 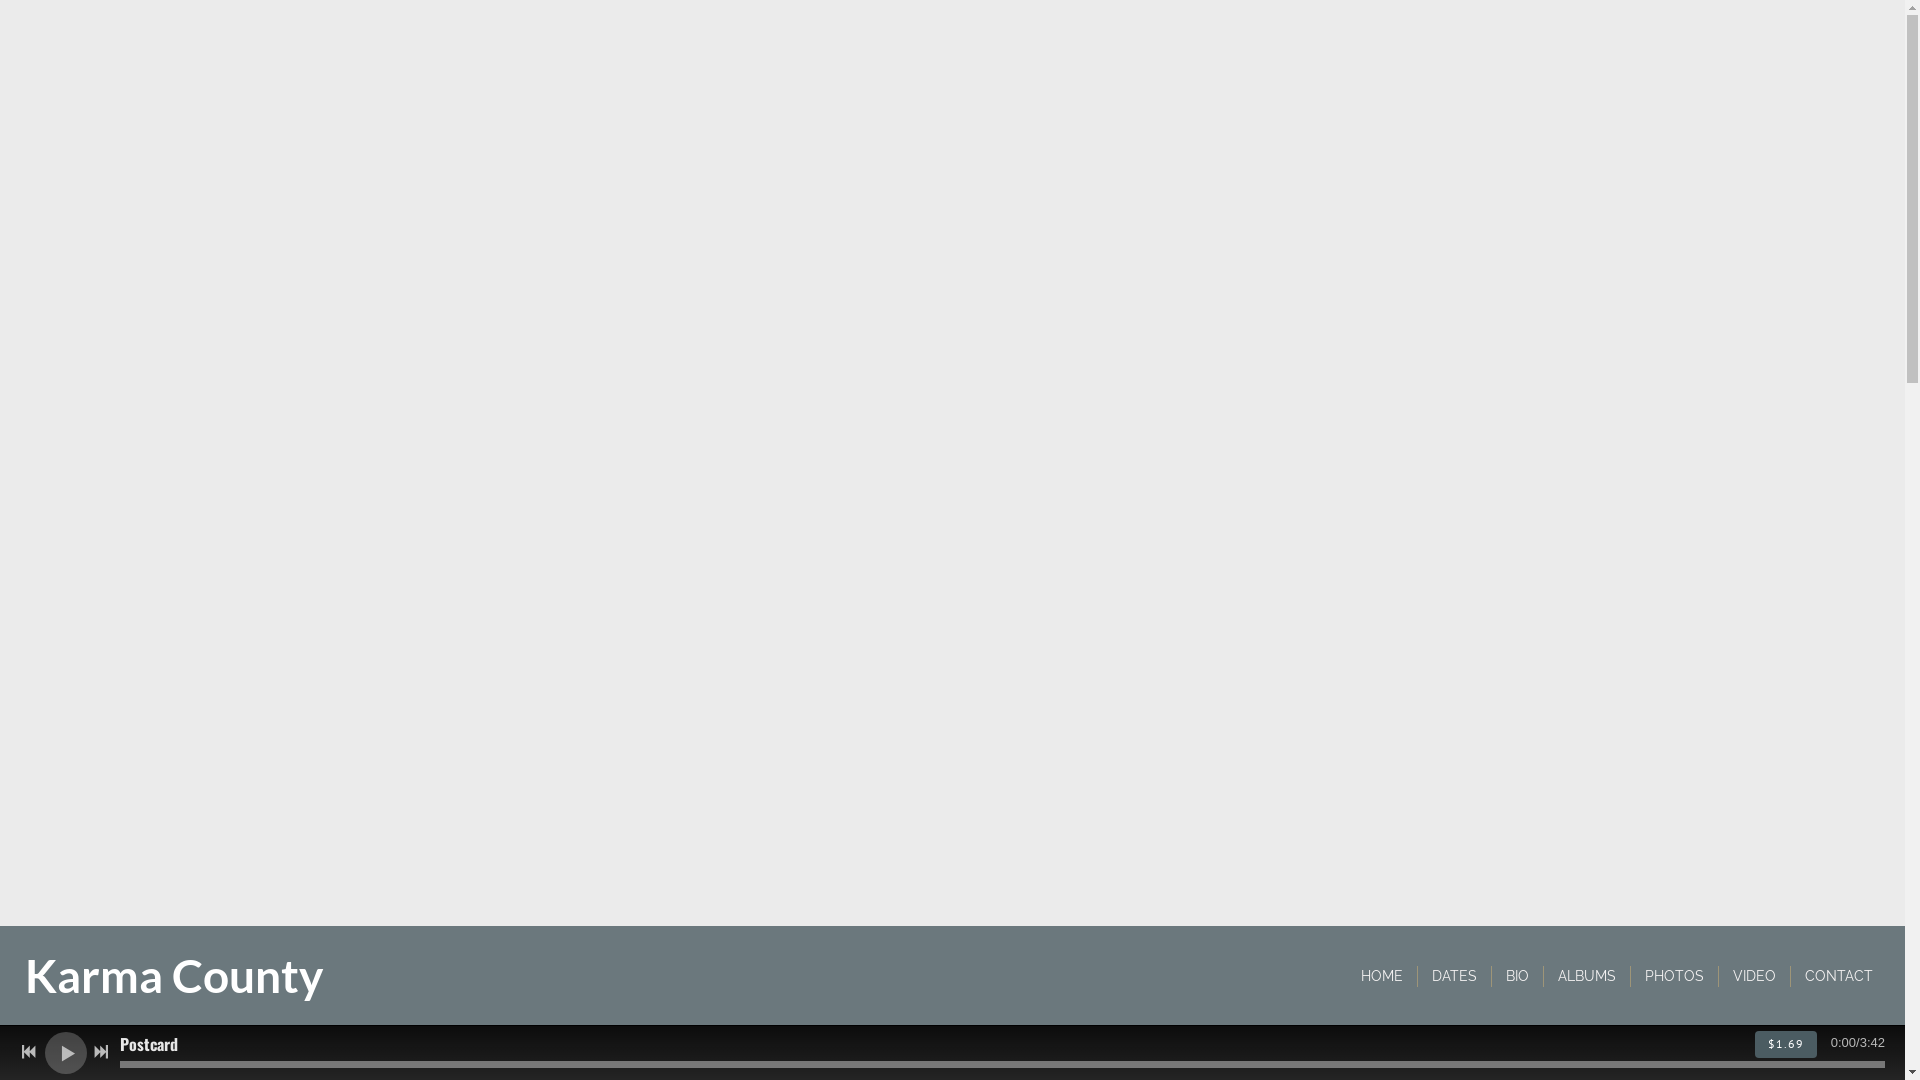 I want to click on 'PHOTOS', so click(x=1674, y=975).